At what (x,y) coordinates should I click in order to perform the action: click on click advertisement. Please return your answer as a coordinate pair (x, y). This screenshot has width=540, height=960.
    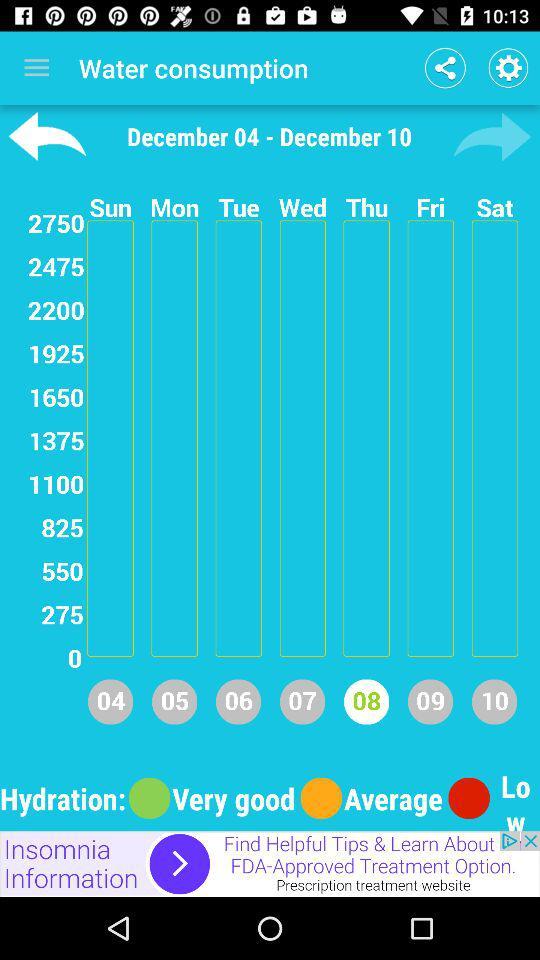
    Looking at the image, I should click on (270, 863).